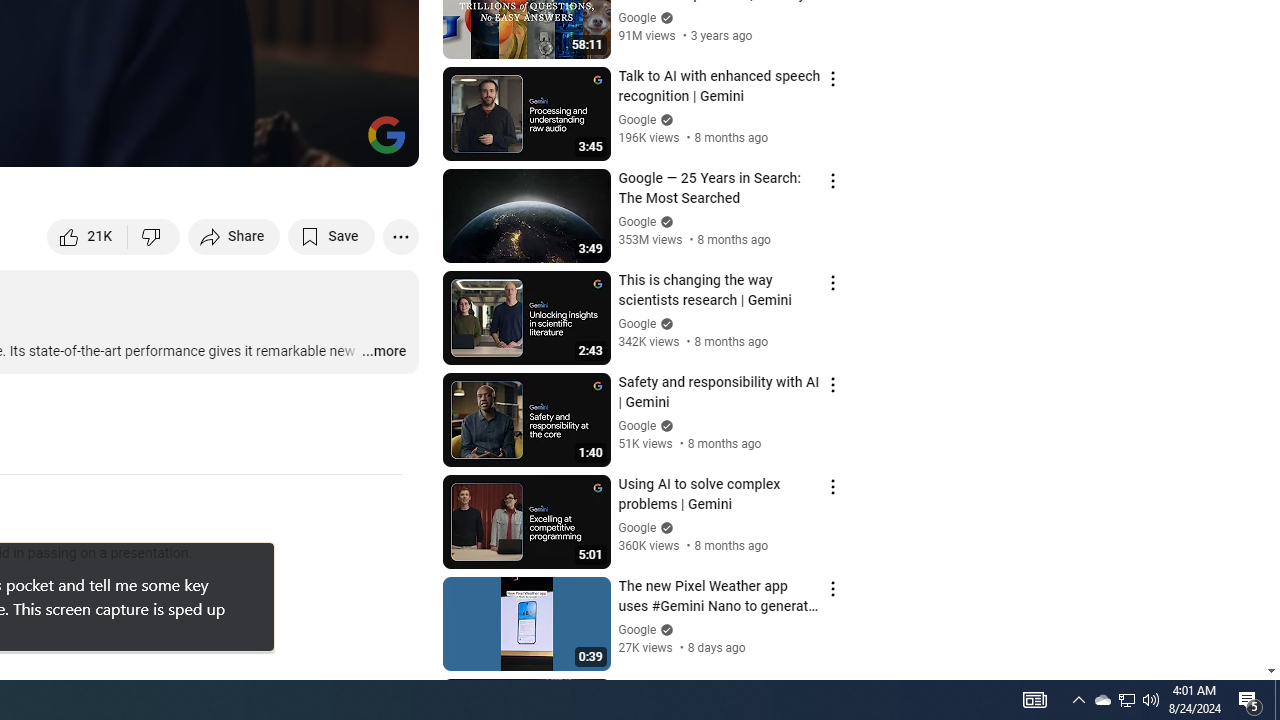 The height and width of the screenshot is (720, 1280). I want to click on 'Share', so click(234, 235).